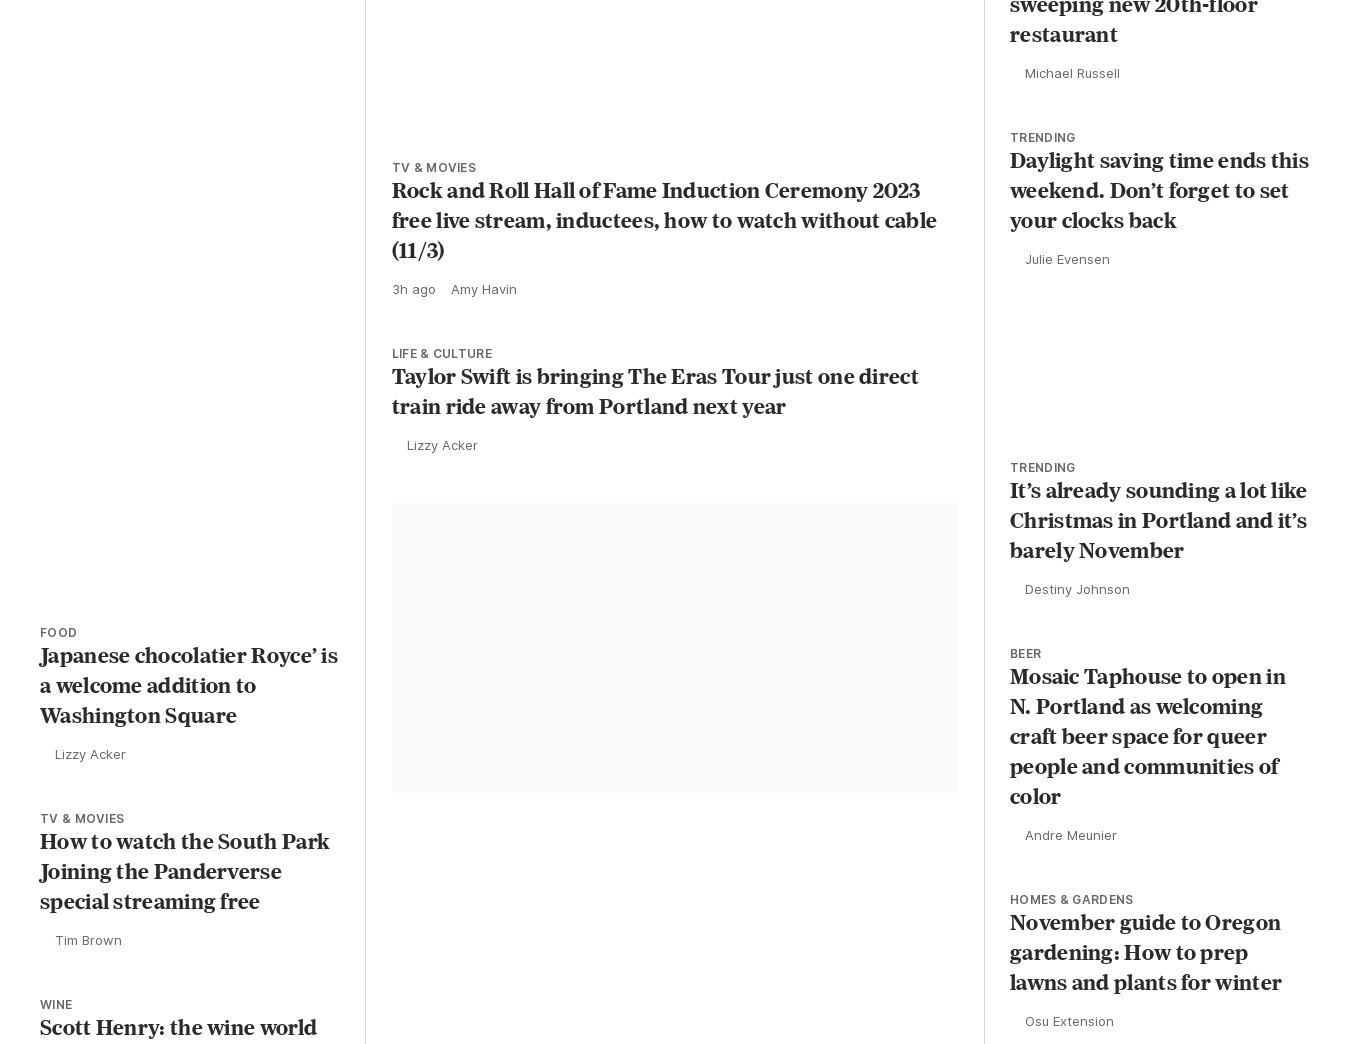 This screenshot has height=1044, width=1350. What do you see at coordinates (654, 429) in the screenshot?
I see `'Taylor Swift is bringing The Eras Tour just one direct train ride away from Portland next year'` at bounding box center [654, 429].